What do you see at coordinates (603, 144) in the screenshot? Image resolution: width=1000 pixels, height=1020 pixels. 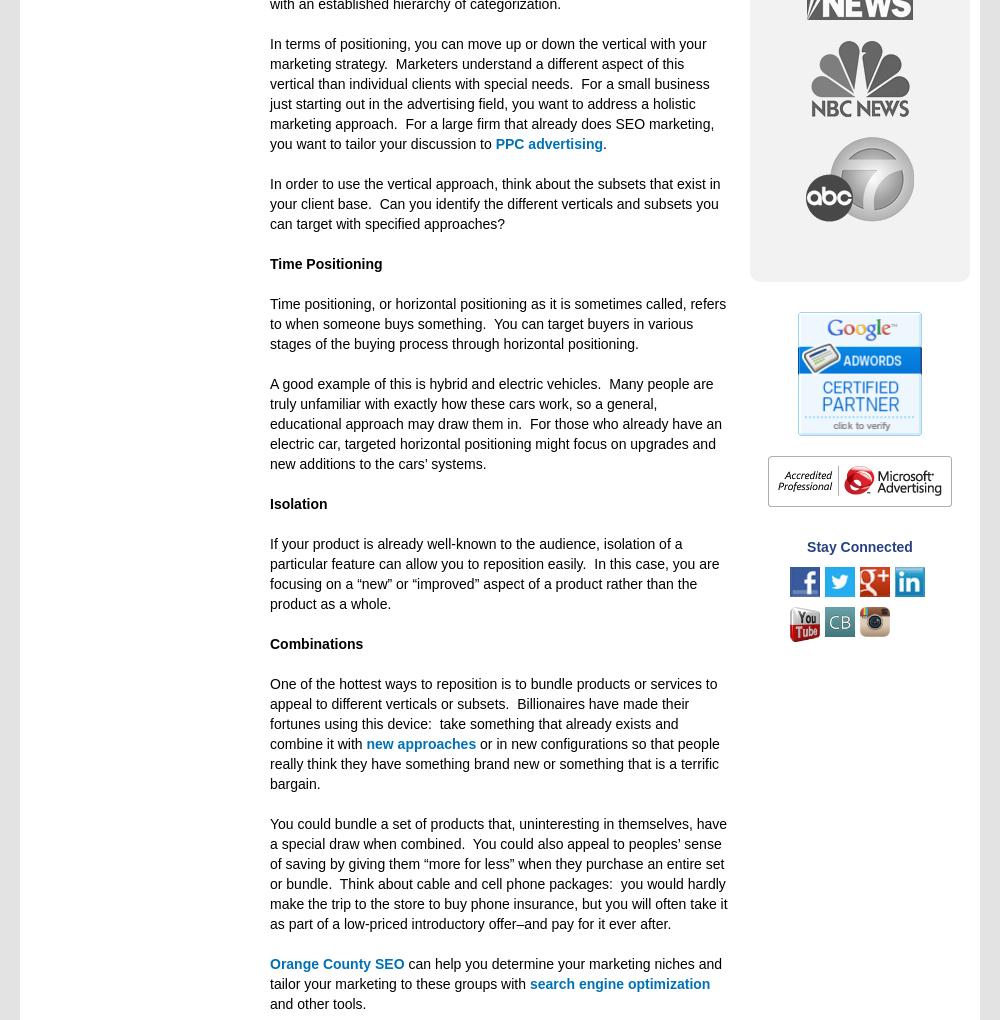 I see `'.'` at bounding box center [603, 144].